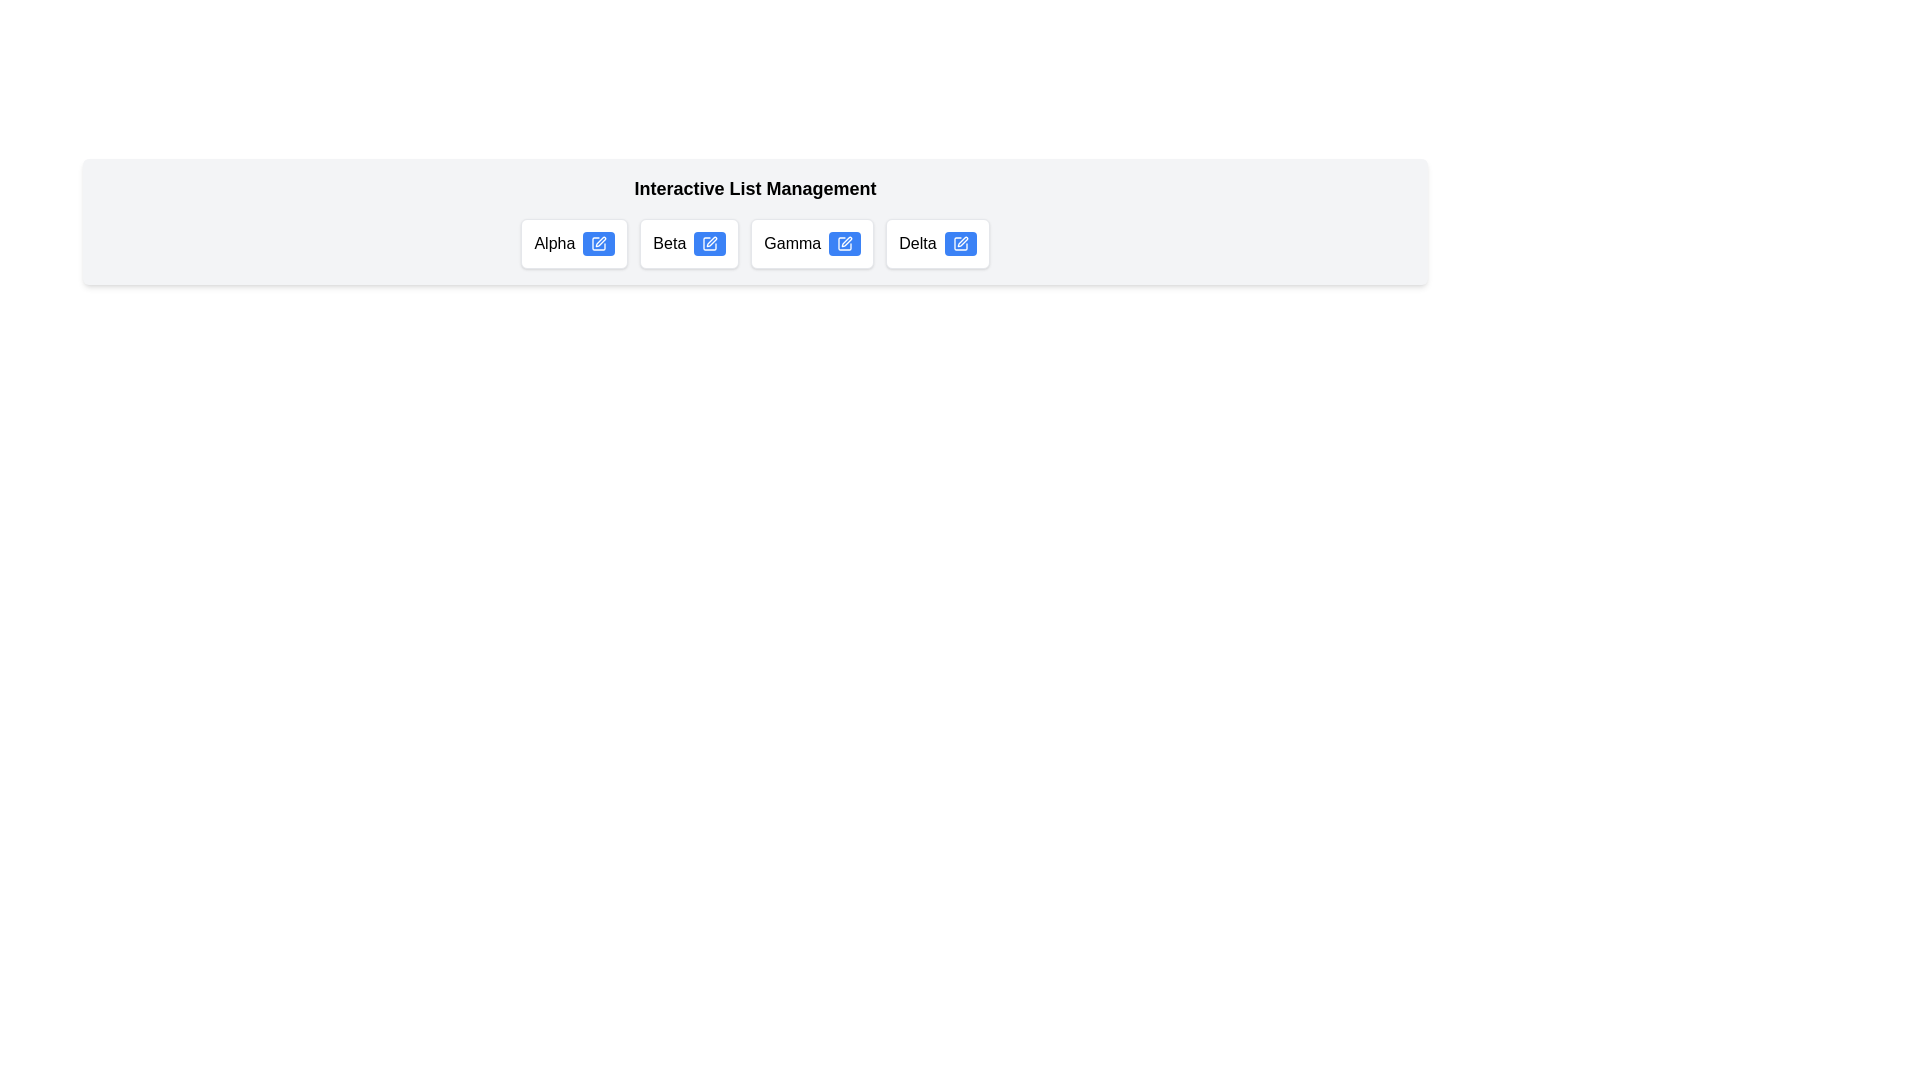 The height and width of the screenshot is (1080, 1920). Describe the element at coordinates (710, 242) in the screenshot. I see `the button with a blue background and white text, which features a pen icon, to observe the styling change` at that location.